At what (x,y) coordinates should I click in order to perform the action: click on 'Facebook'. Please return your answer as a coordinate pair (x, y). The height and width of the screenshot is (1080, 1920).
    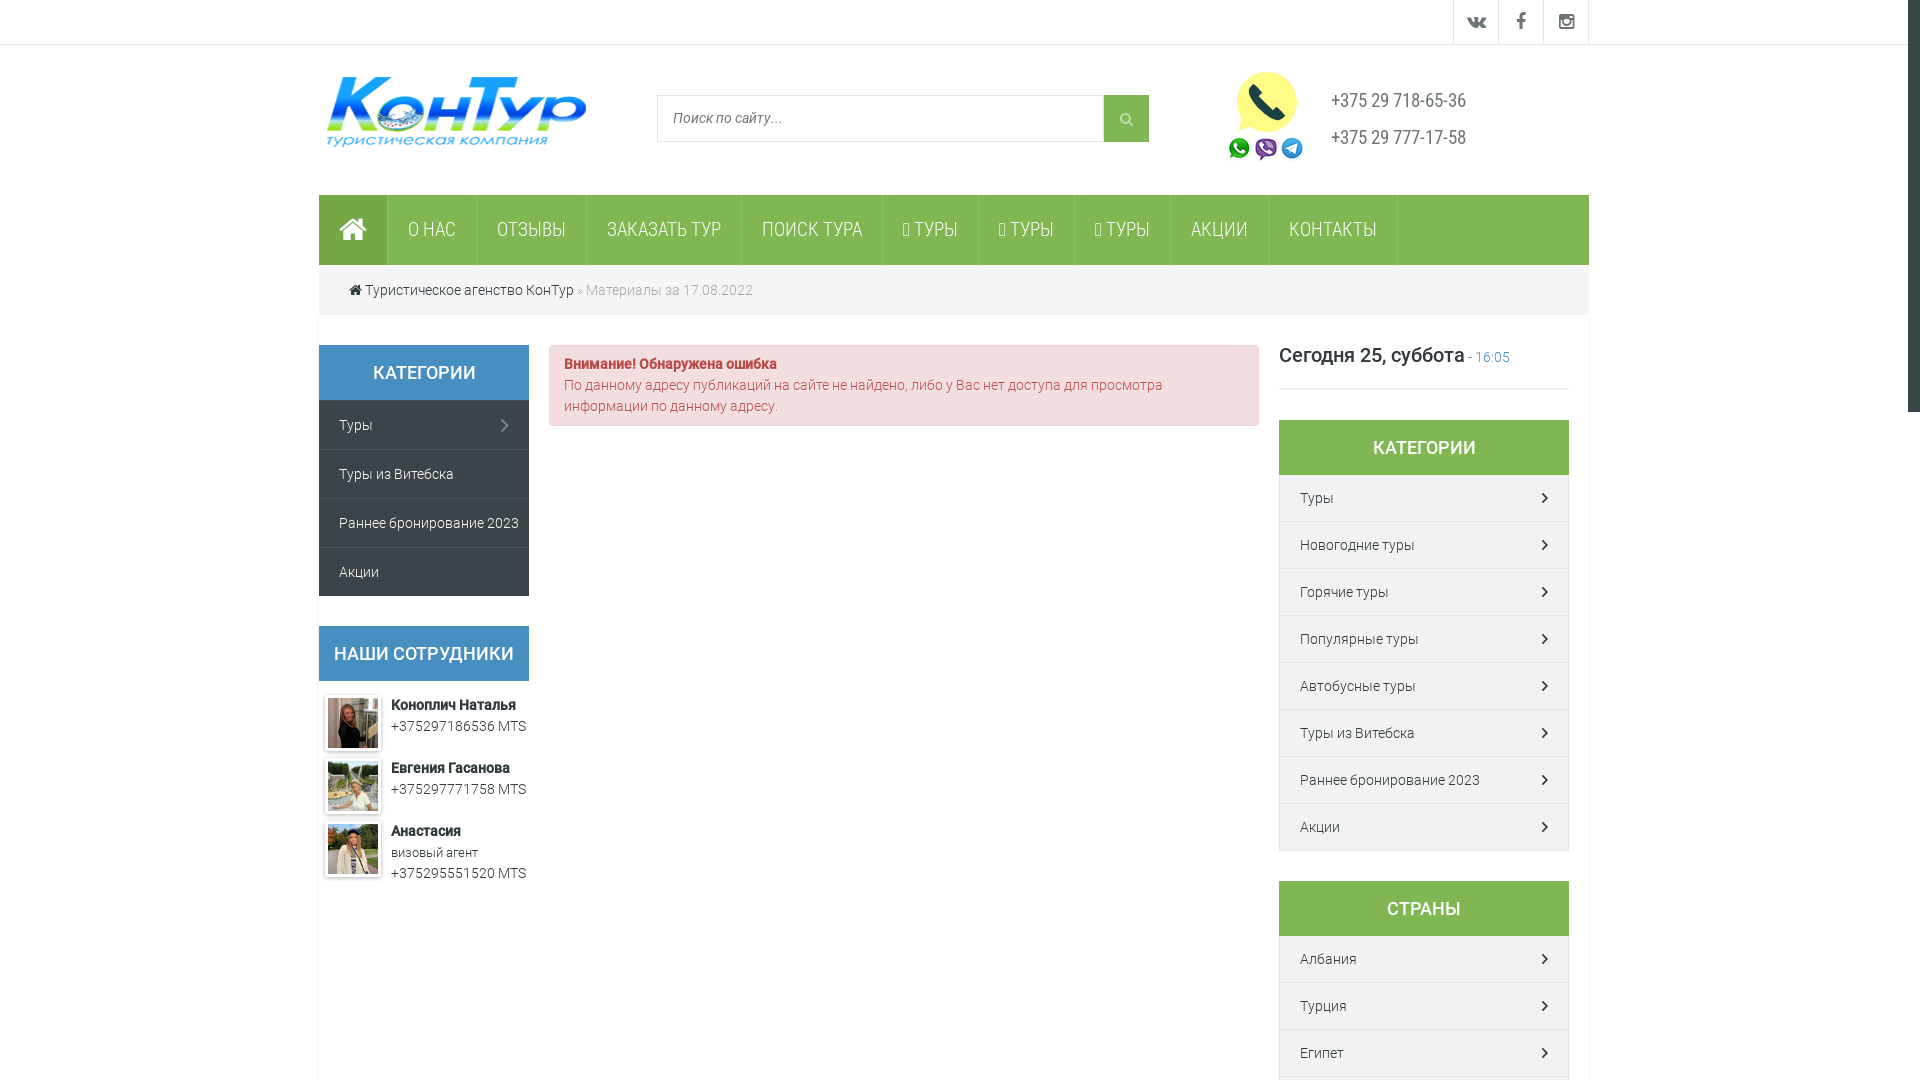
    Looking at the image, I should click on (1520, 22).